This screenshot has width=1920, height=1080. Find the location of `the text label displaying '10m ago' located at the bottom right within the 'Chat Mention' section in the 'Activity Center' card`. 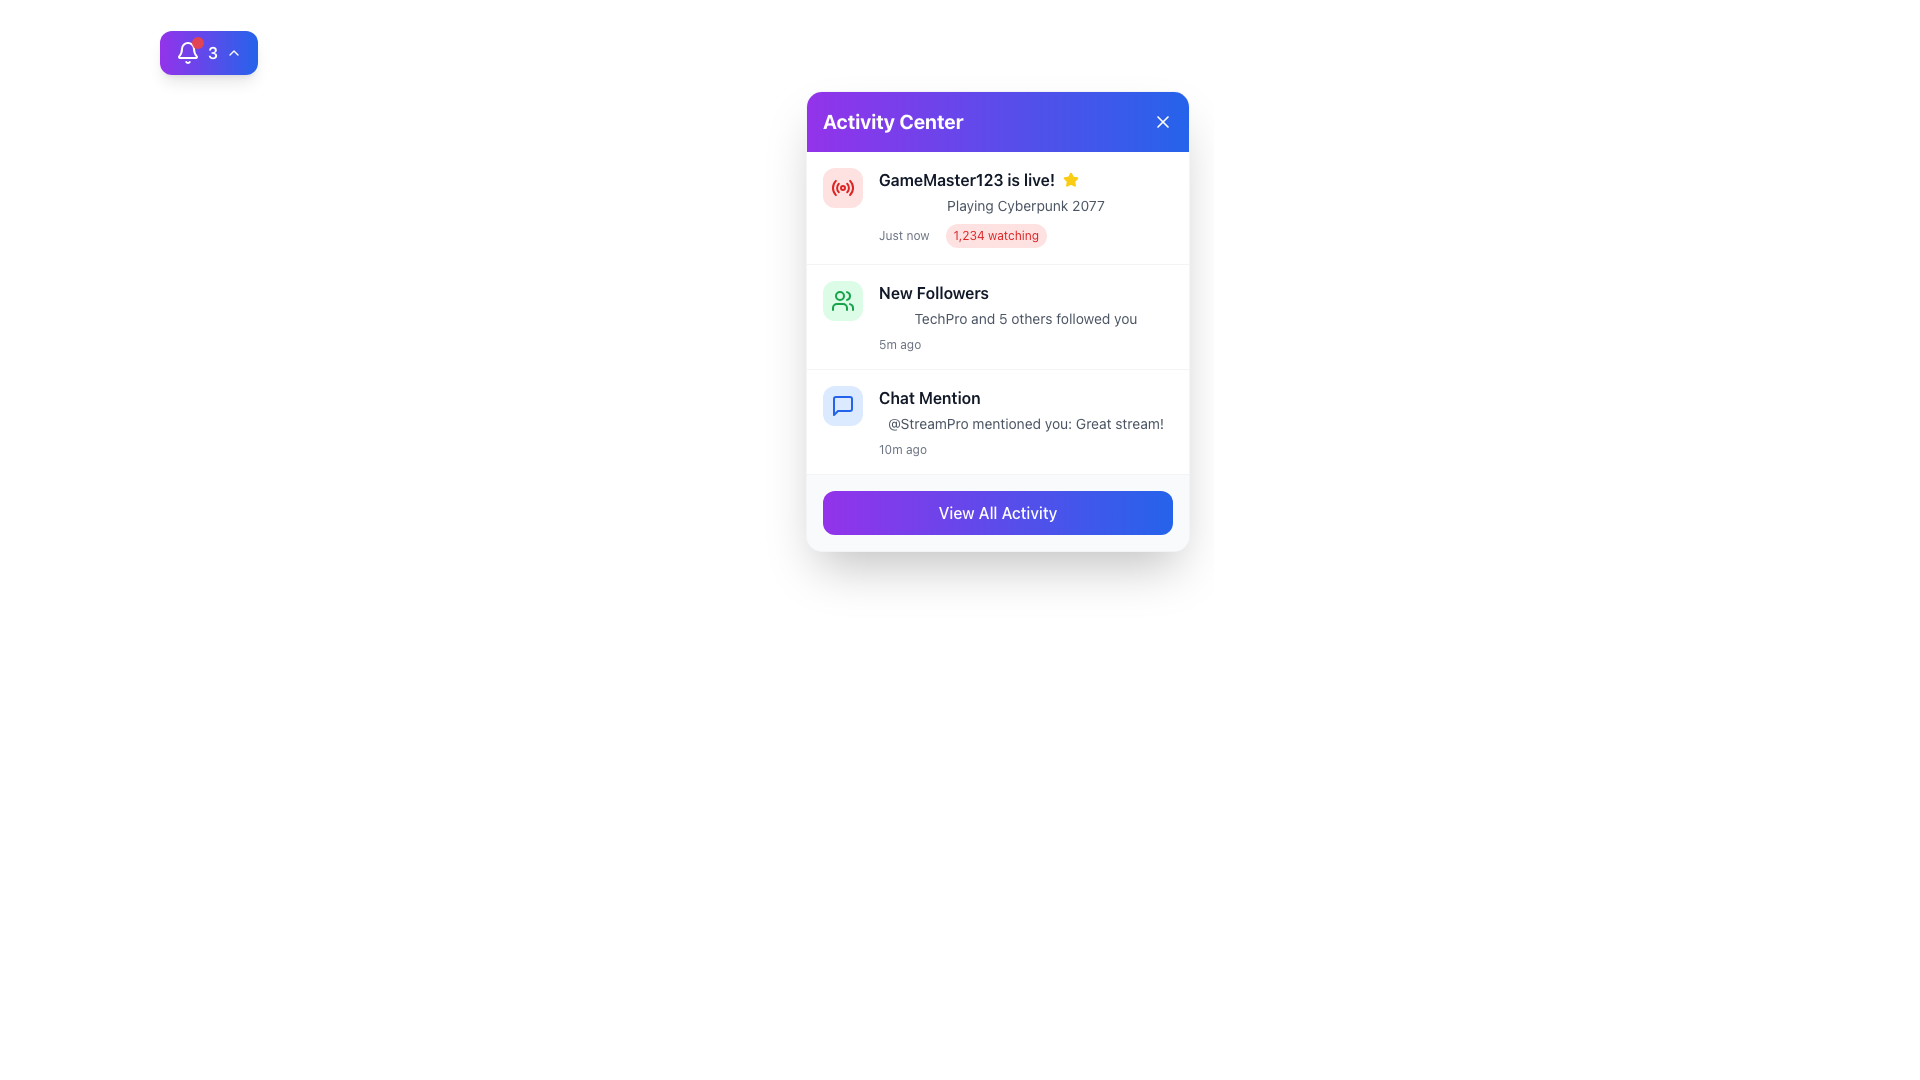

the text label displaying '10m ago' located at the bottom right within the 'Chat Mention' section in the 'Activity Center' card is located at coordinates (901, 450).